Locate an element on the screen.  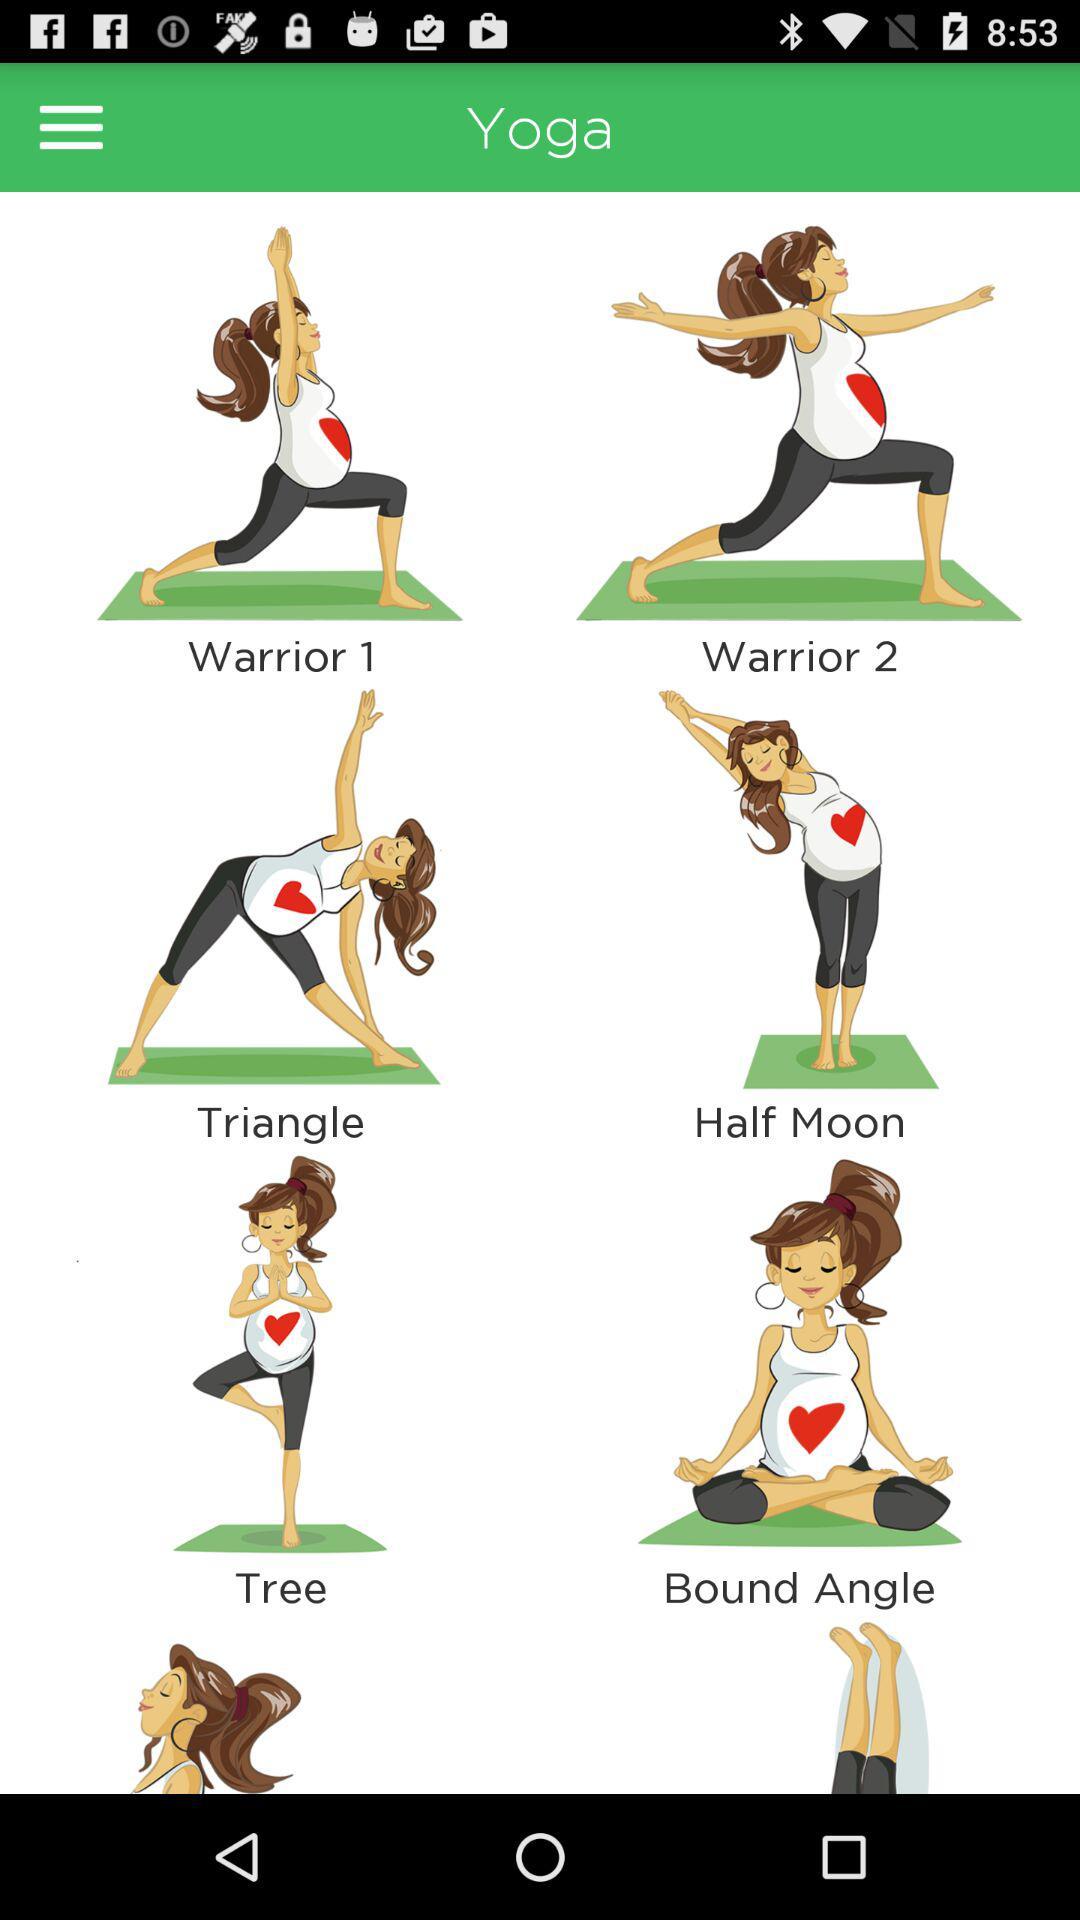
app next to half moon app is located at coordinates (280, 1354).